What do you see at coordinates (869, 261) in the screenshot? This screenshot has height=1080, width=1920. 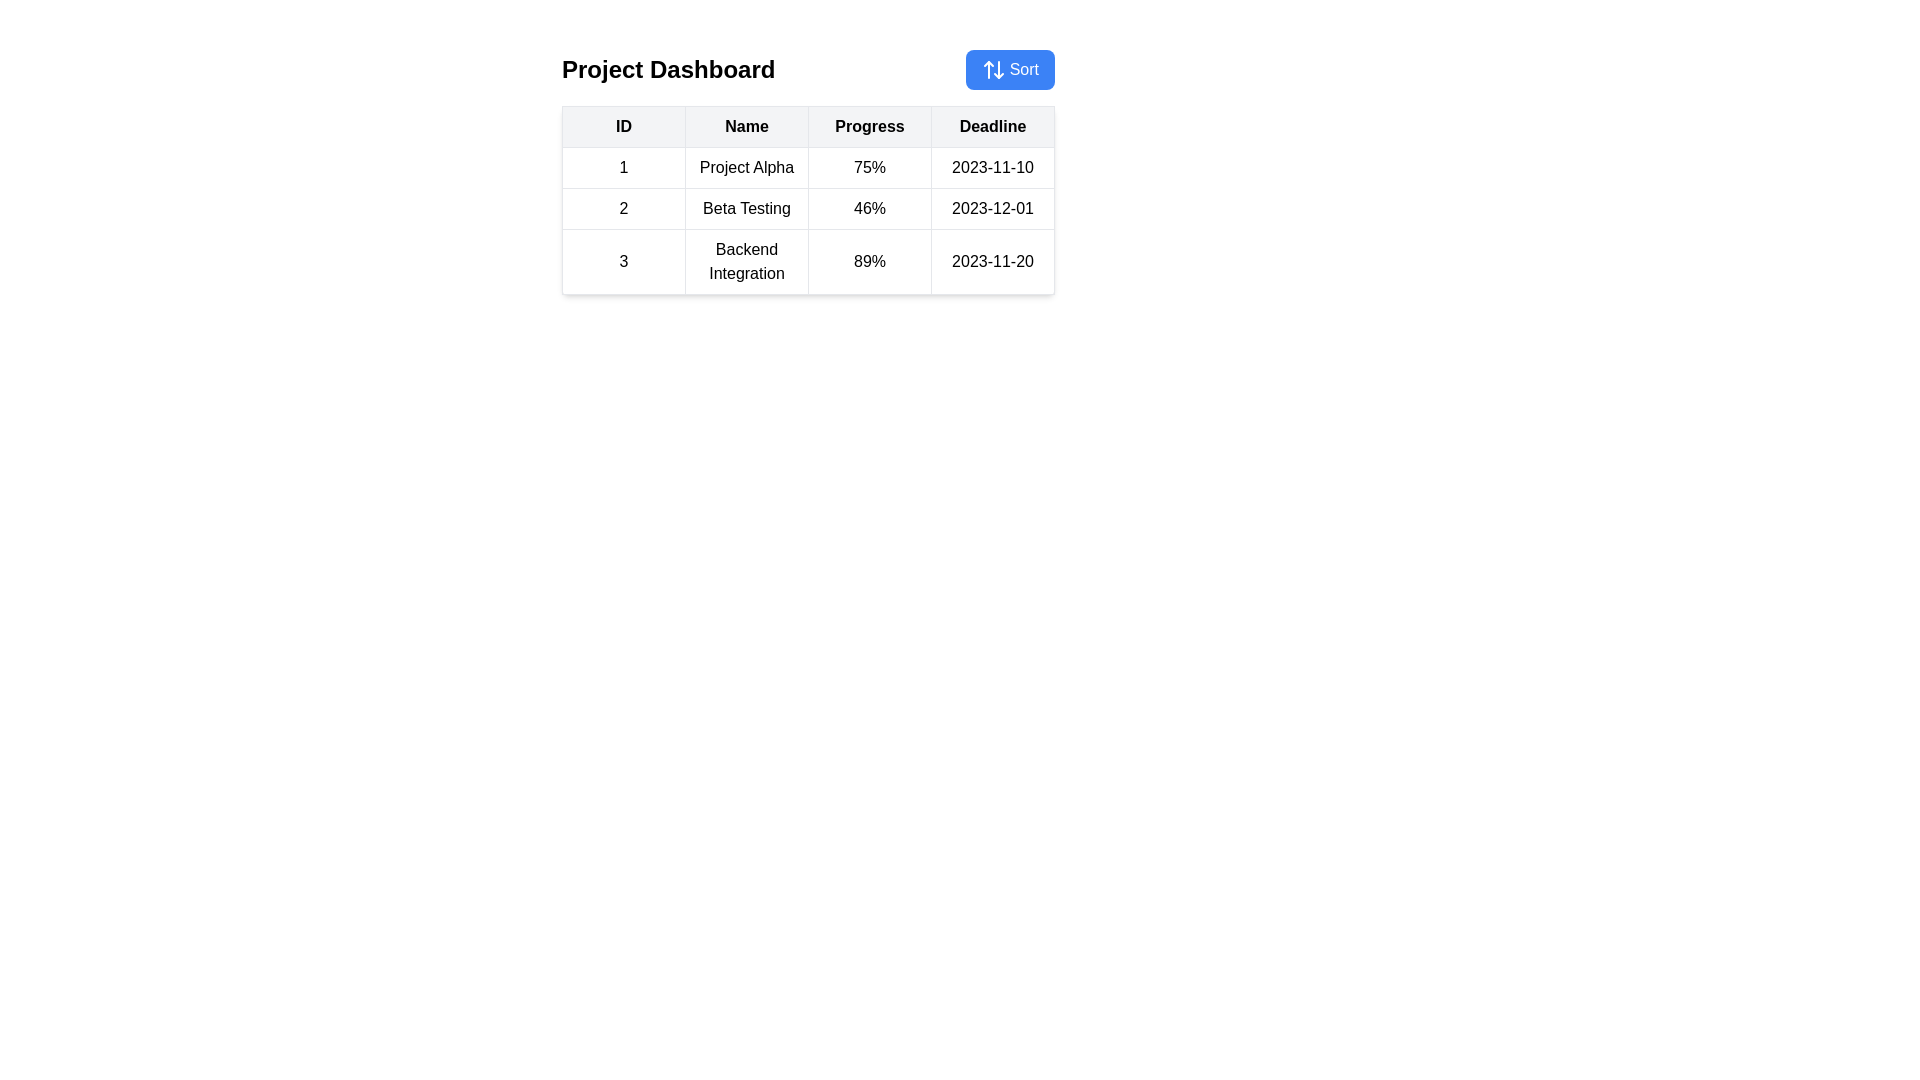 I see `the progress percentage text label located in the third row and third column of the dashboard table` at bounding box center [869, 261].